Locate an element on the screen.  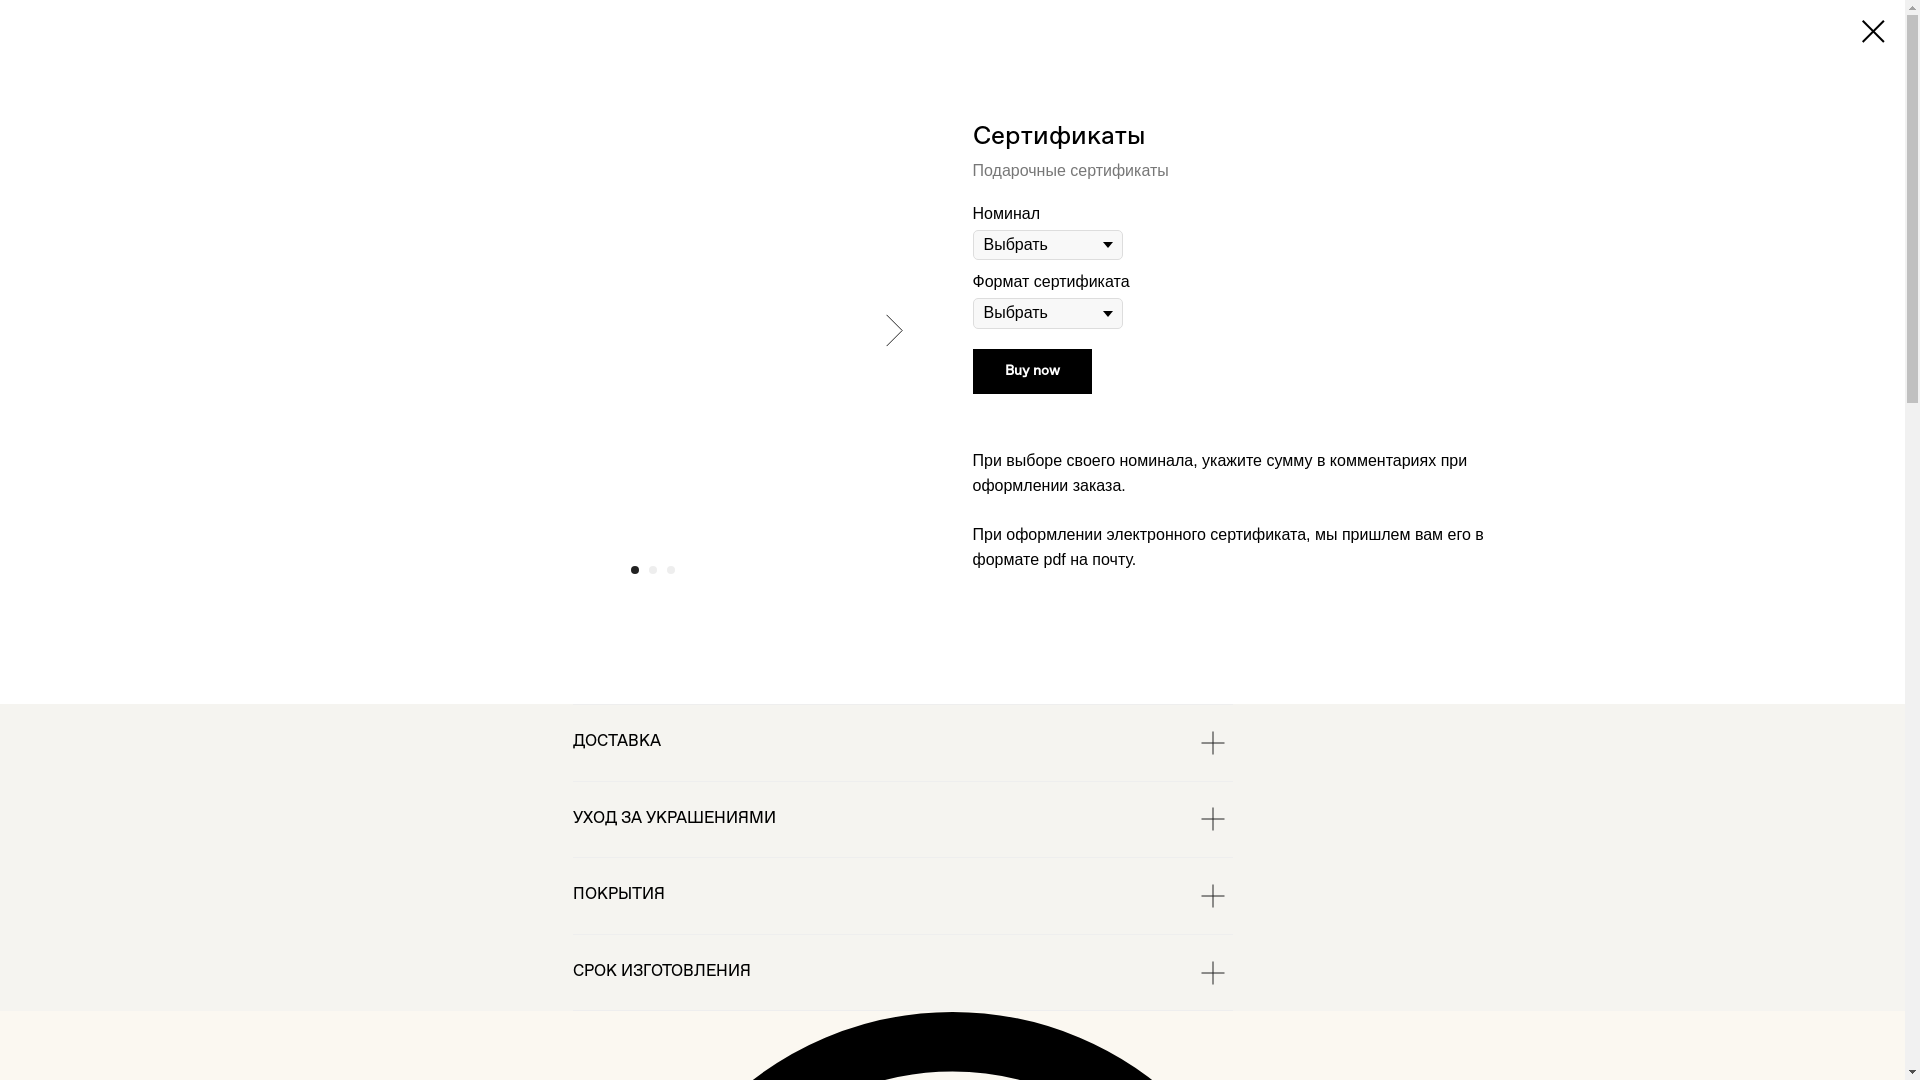
'Buy now' is located at coordinates (971, 371).